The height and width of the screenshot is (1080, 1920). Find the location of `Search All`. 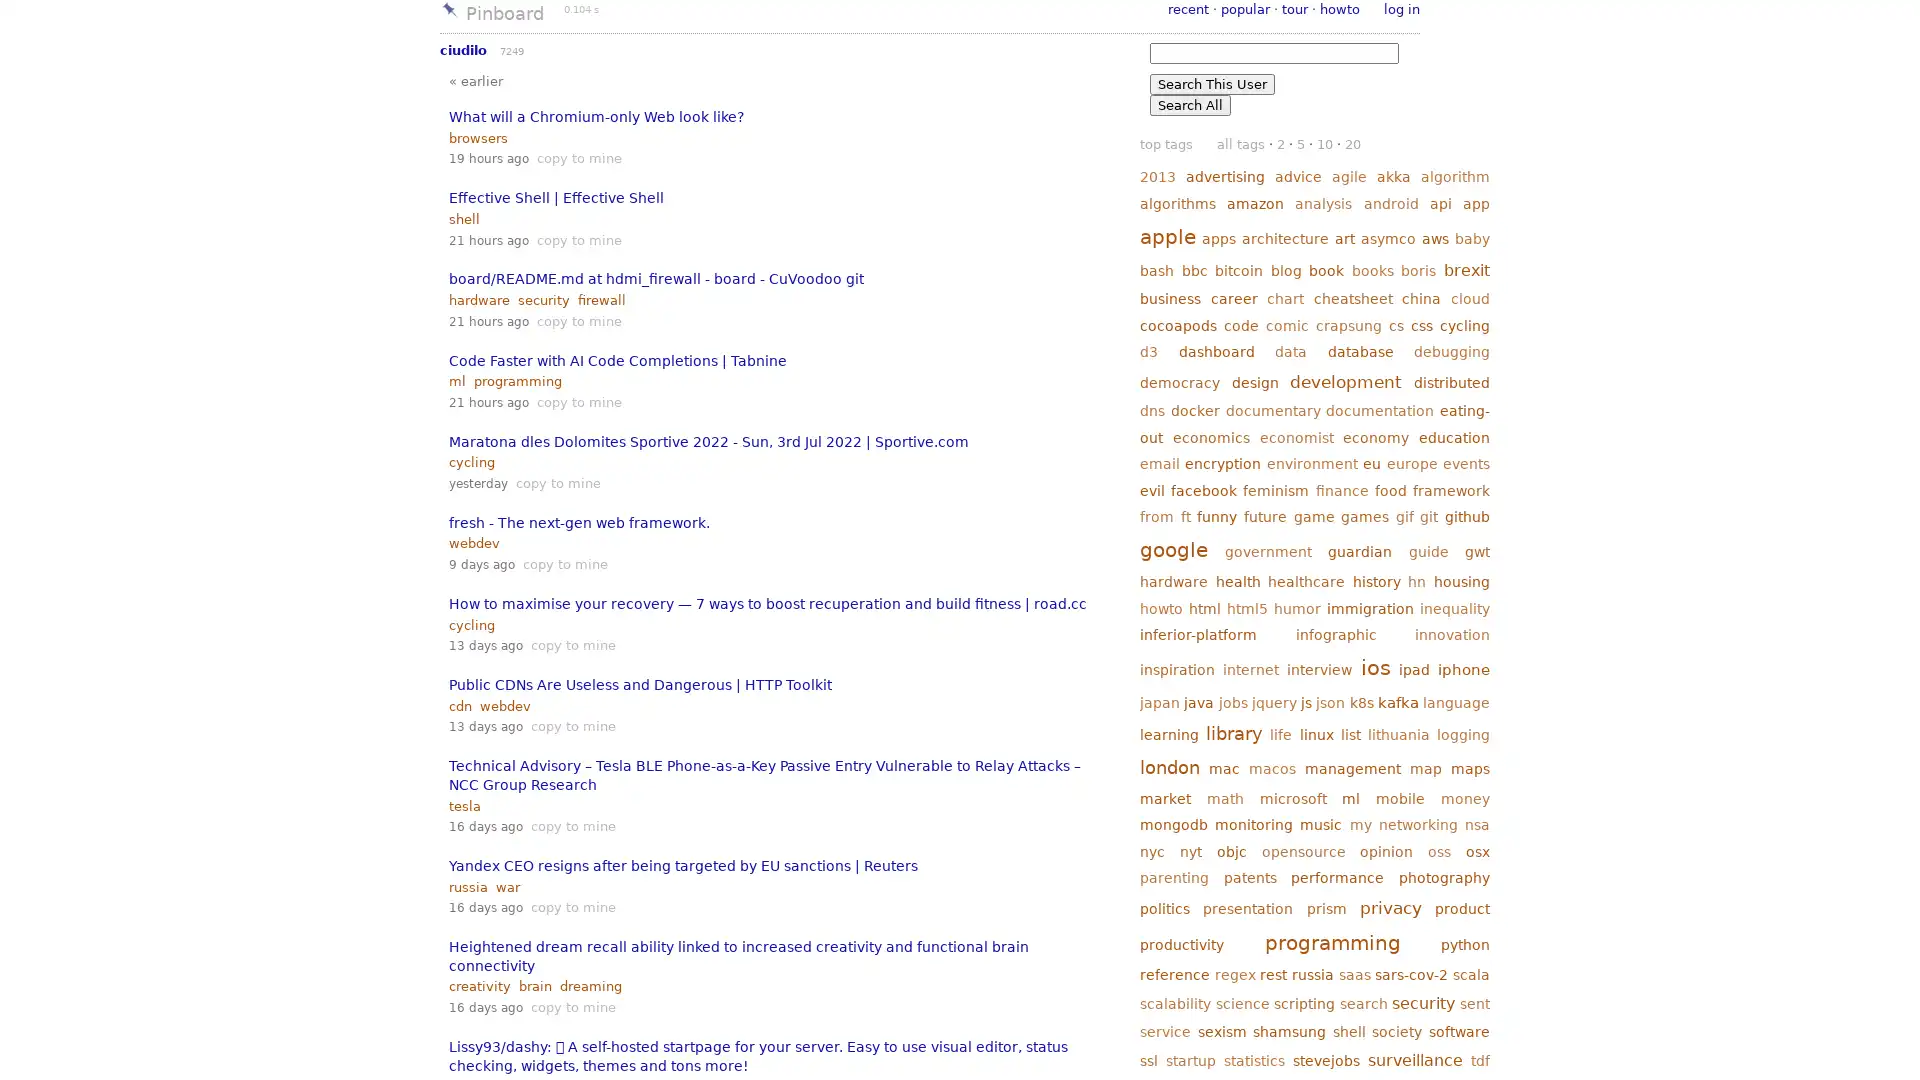

Search All is located at coordinates (1190, 105).